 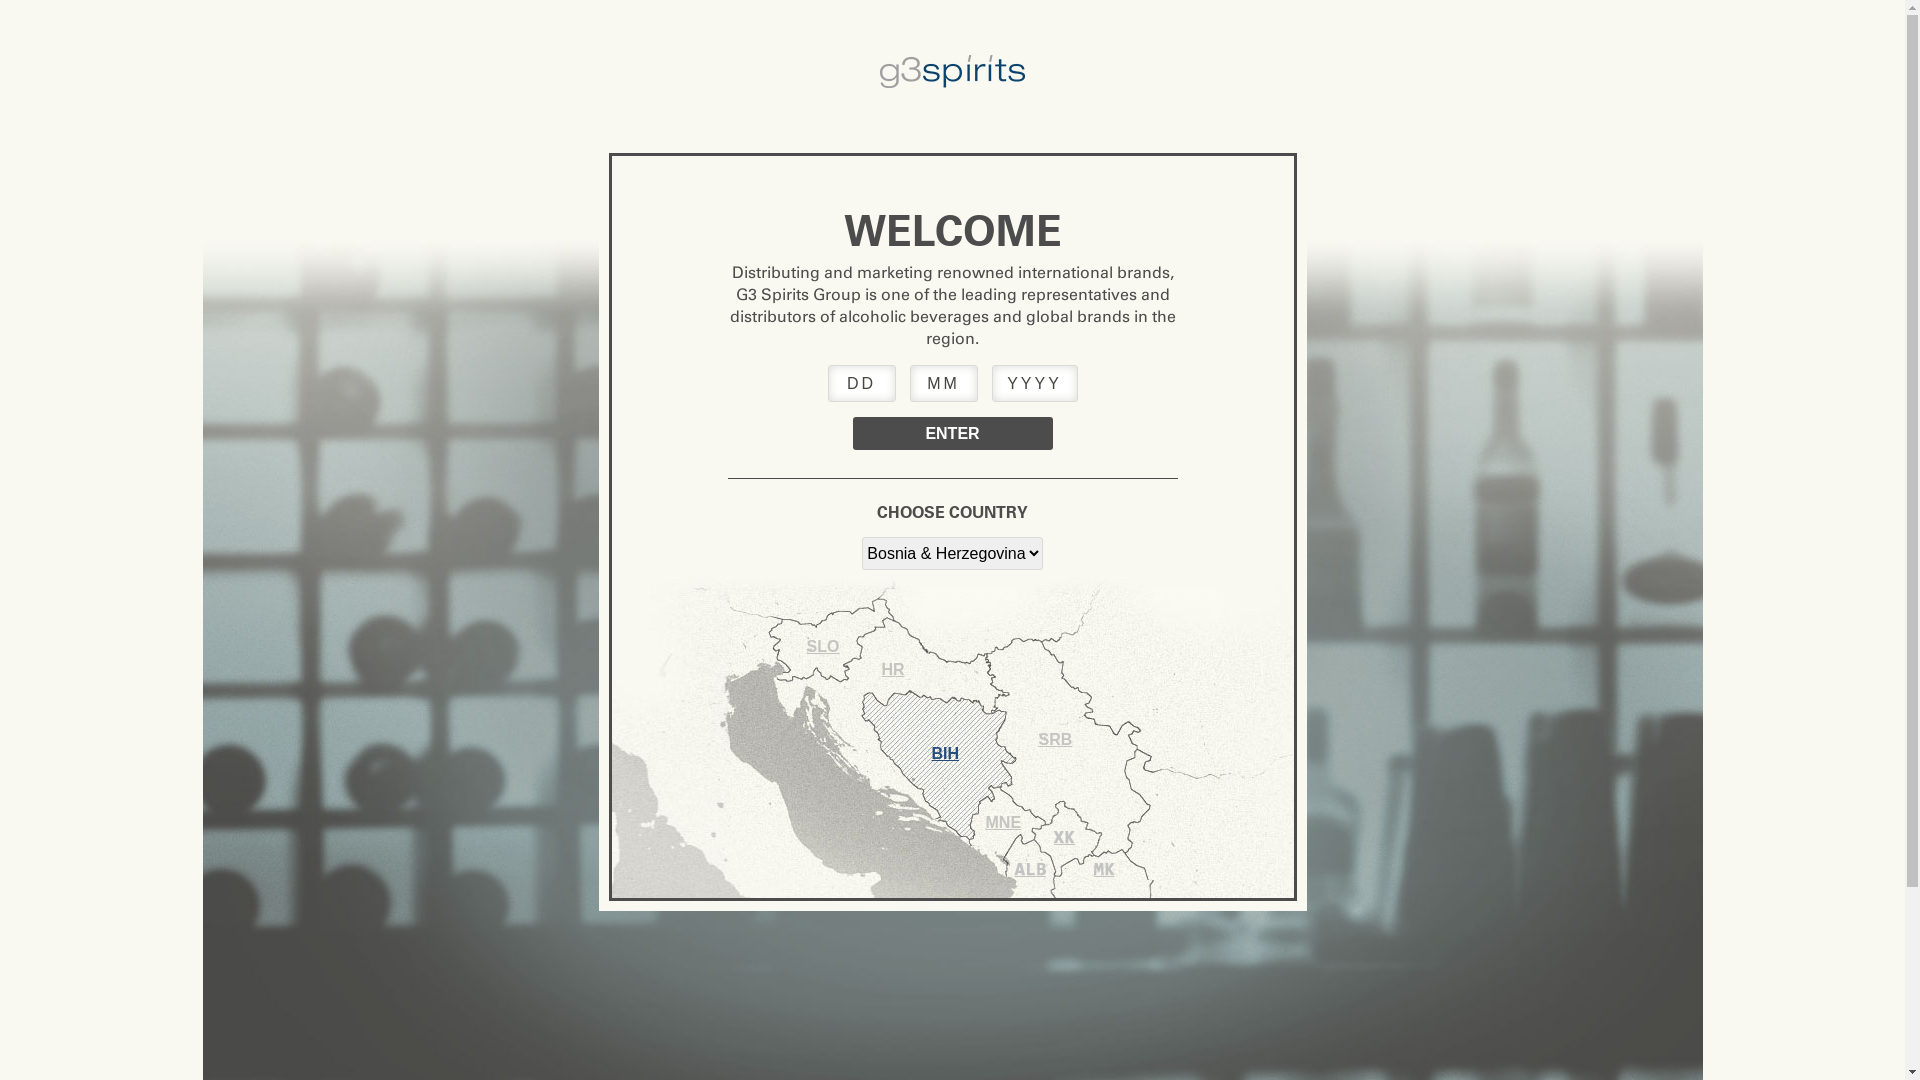 I want to click on 'Enter', so click(x=950, y=432).